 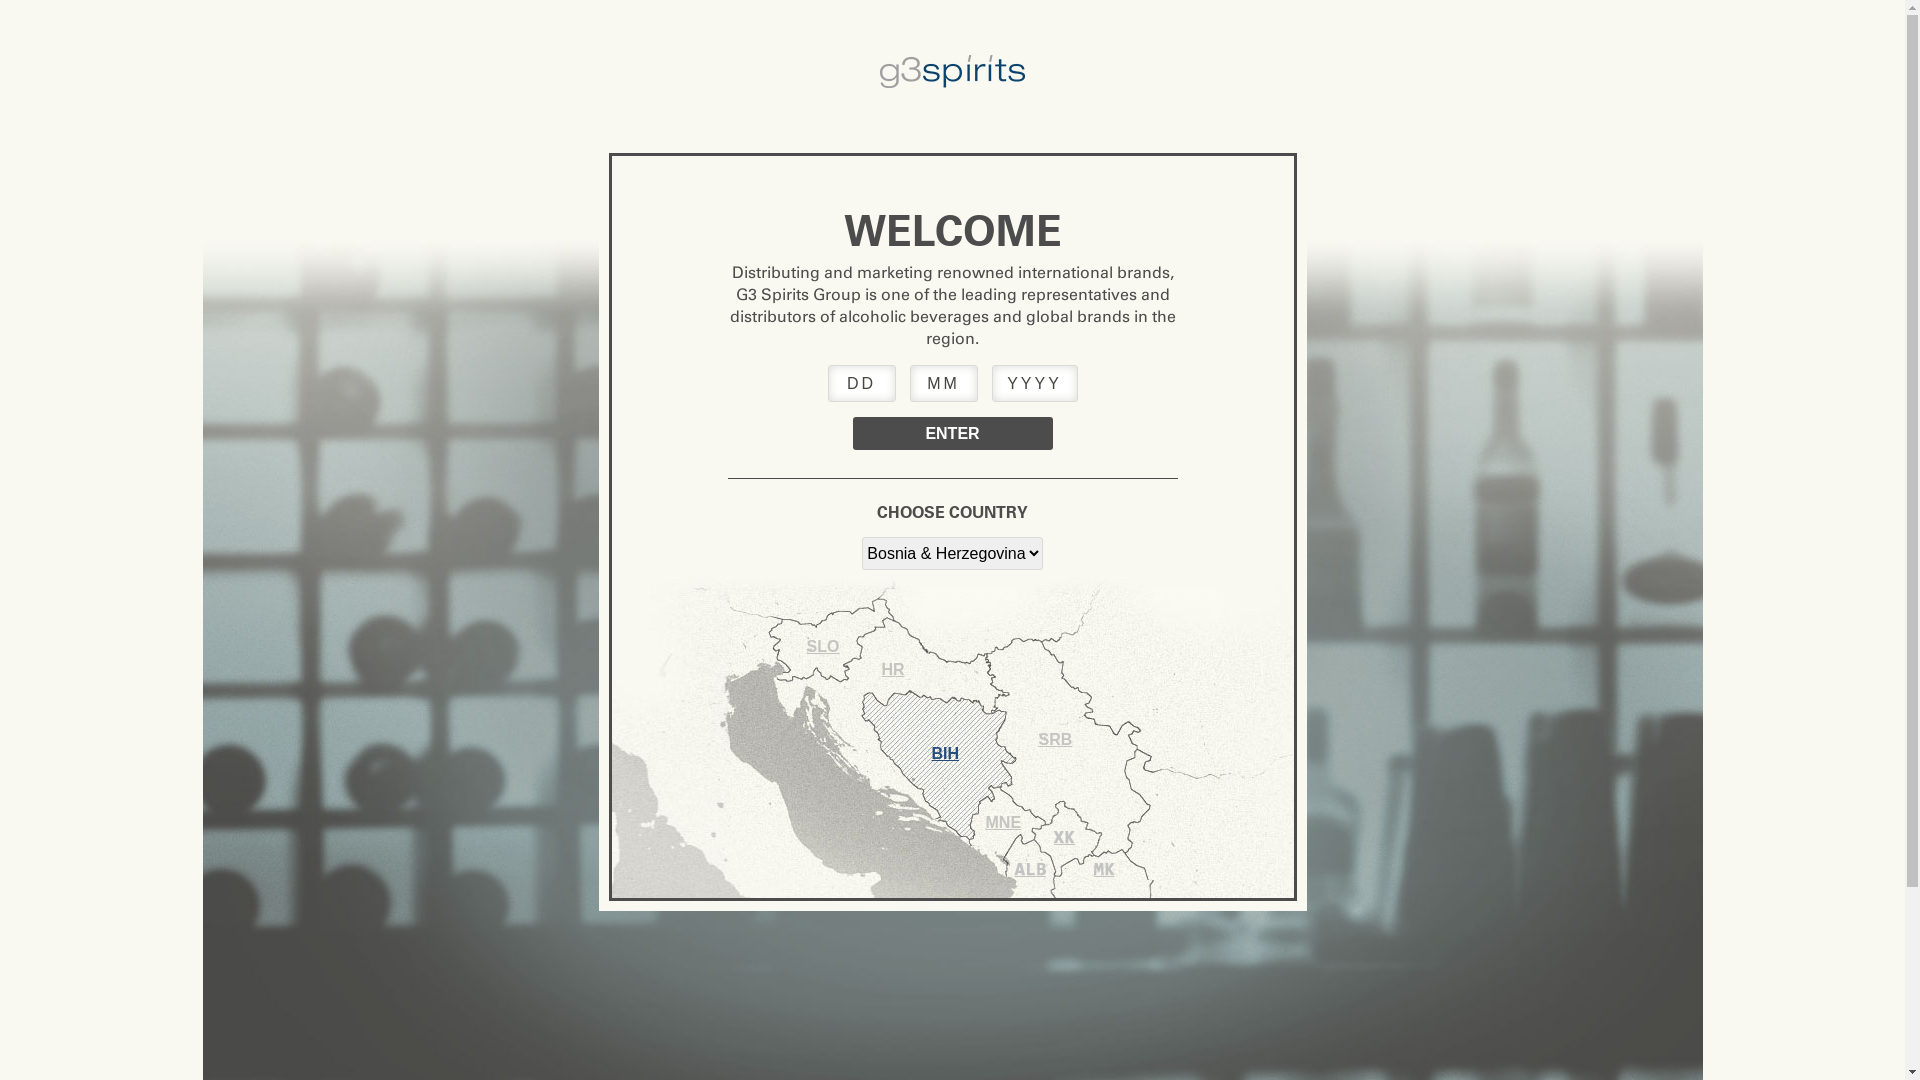 I want to click on 'Enter', so click(x=950, y=432).